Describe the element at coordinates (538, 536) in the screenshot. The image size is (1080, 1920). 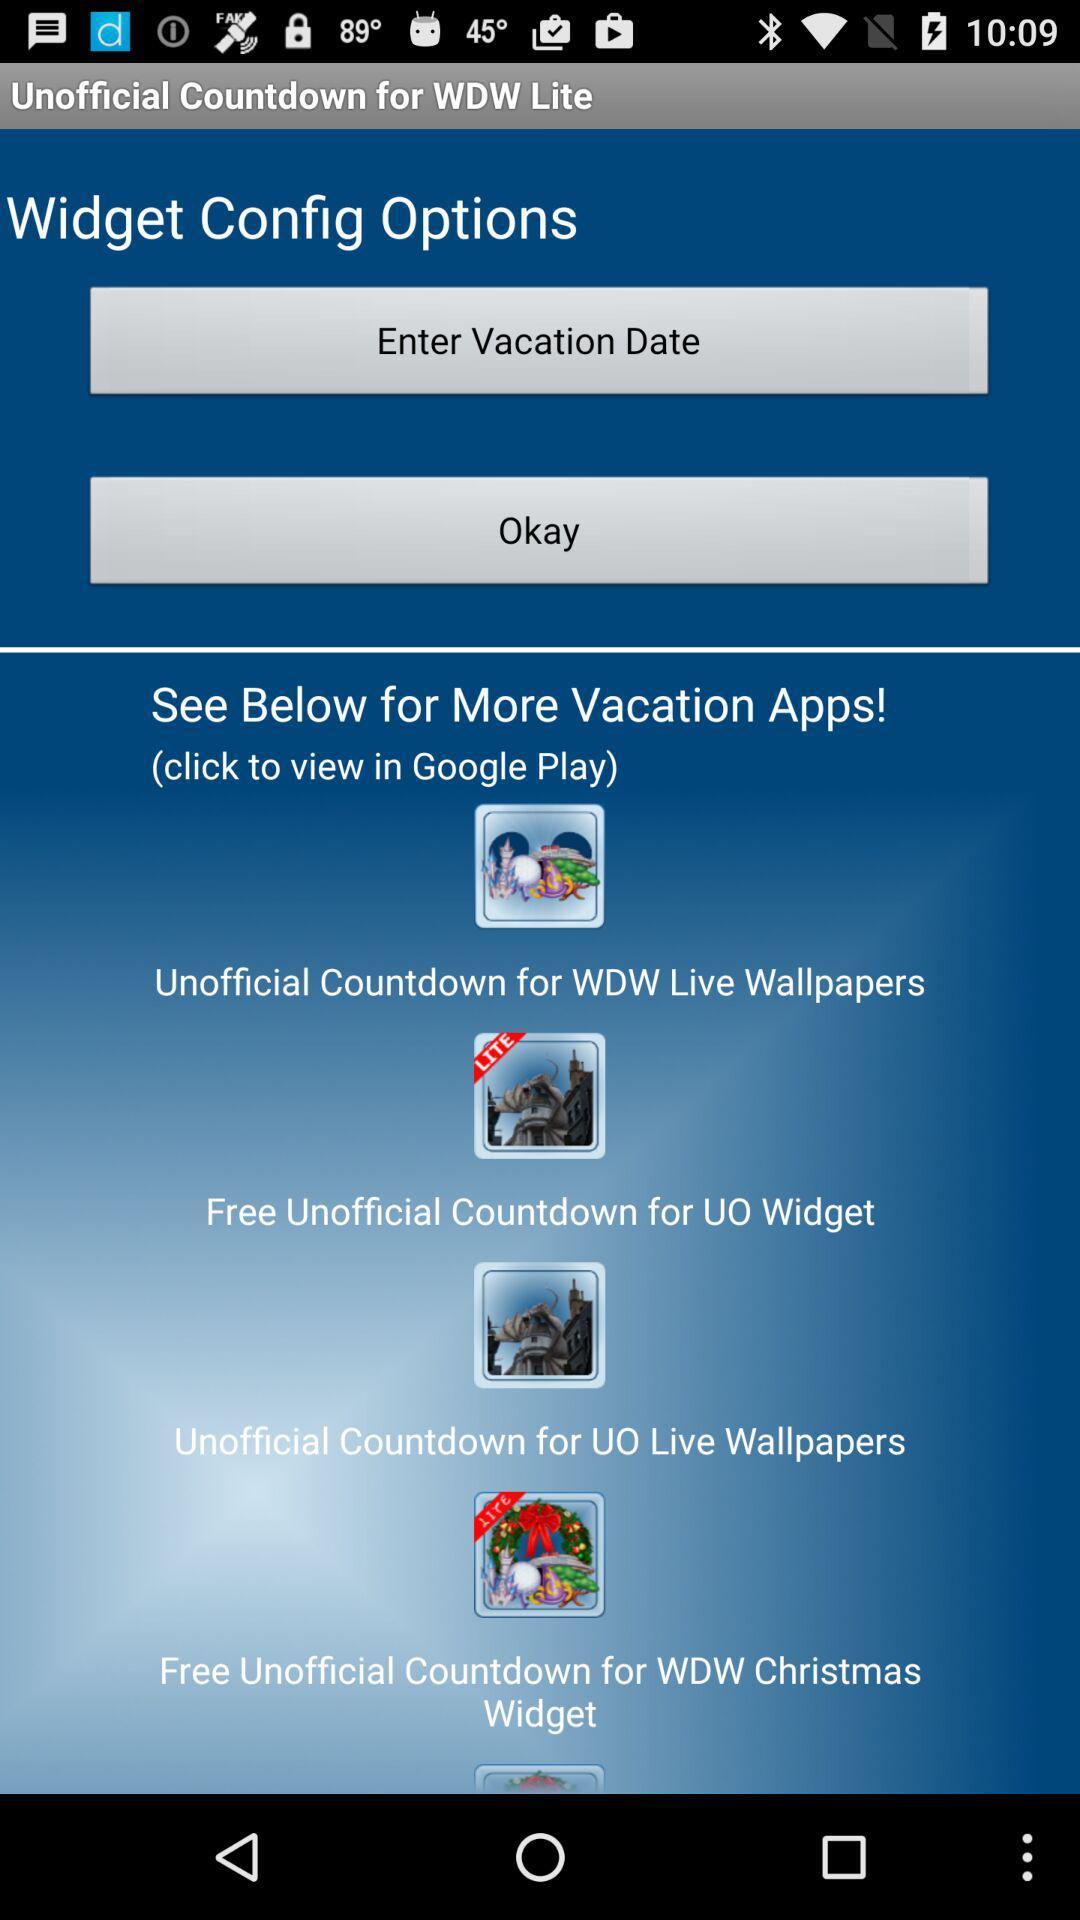
I see `okay icon` at that location.